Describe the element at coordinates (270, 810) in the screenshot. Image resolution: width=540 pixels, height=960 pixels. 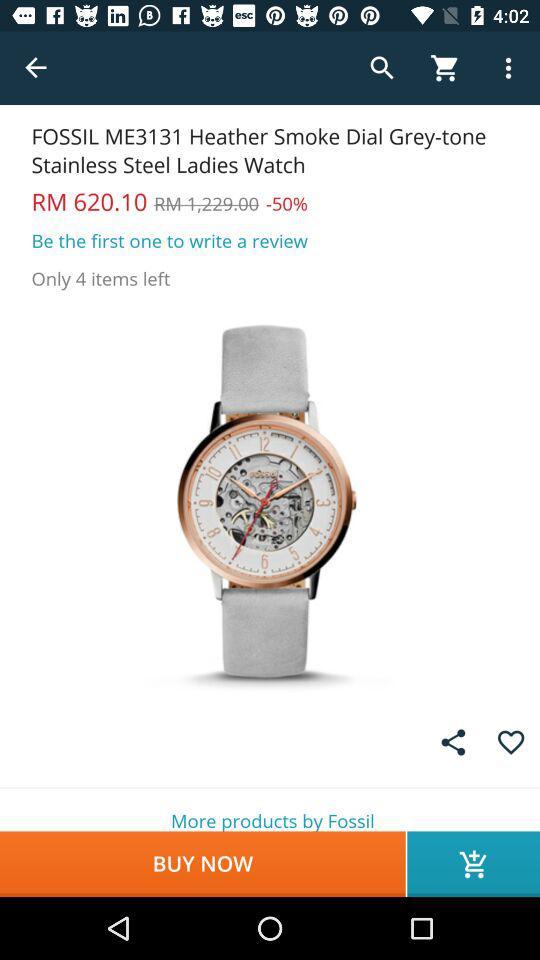
I see `the item above buy now icon` at that location.